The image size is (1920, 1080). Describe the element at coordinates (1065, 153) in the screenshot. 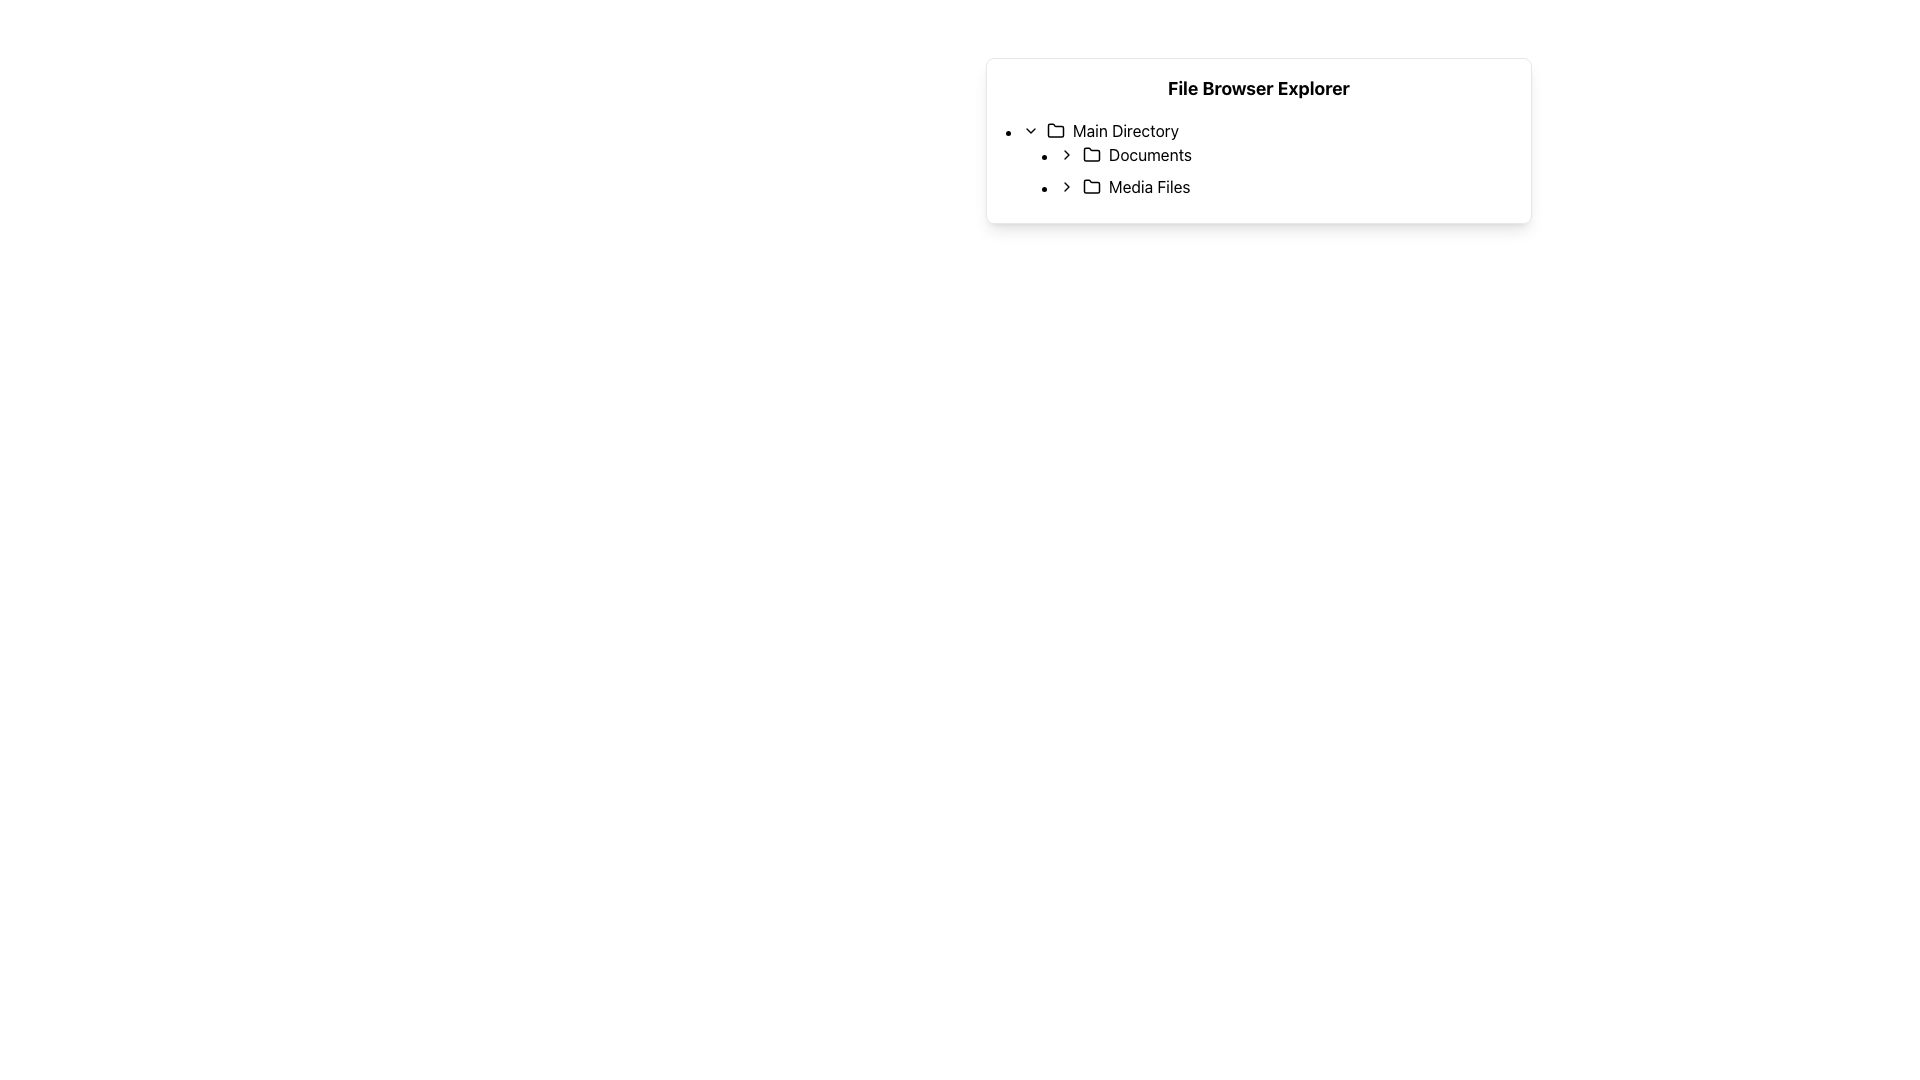

I see `the right-facing chevron icon next to the 'Documents' text` at that location.